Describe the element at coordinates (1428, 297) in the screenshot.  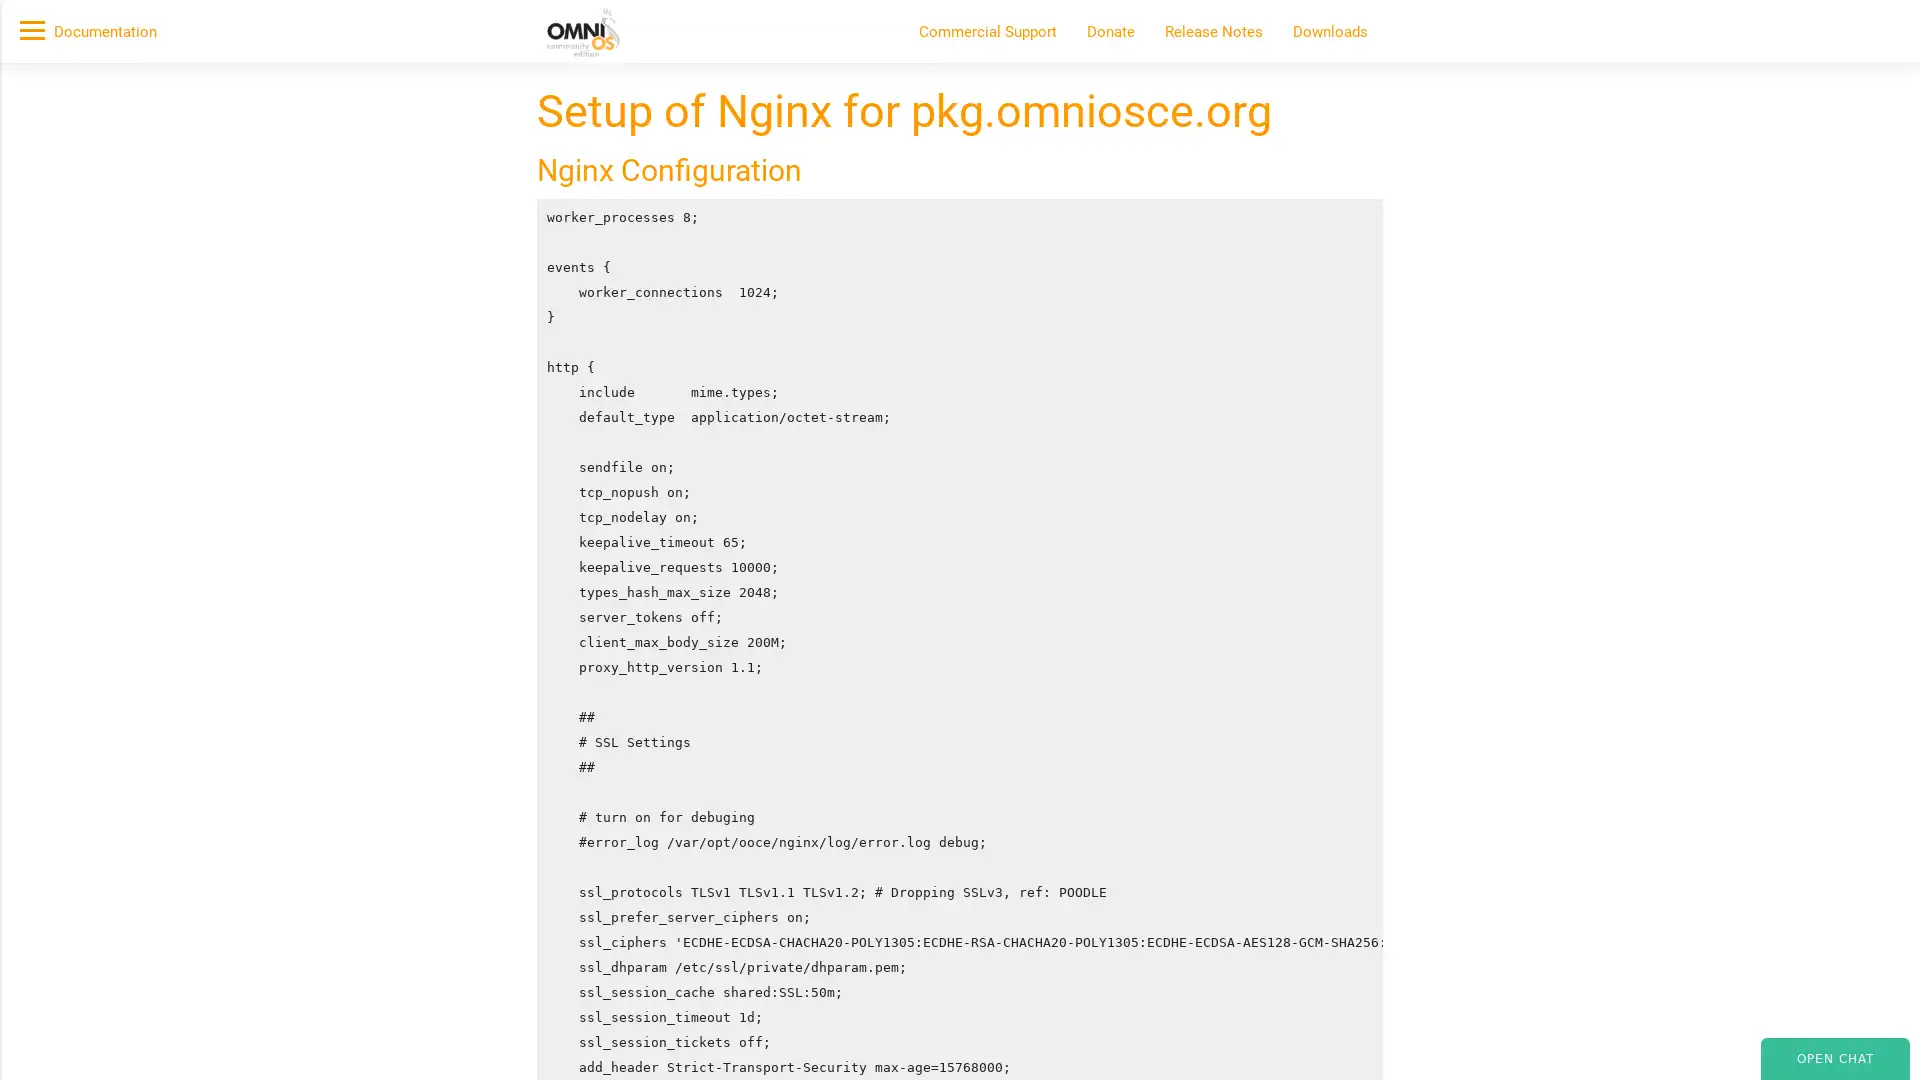
I see `CLOSE` at that location.